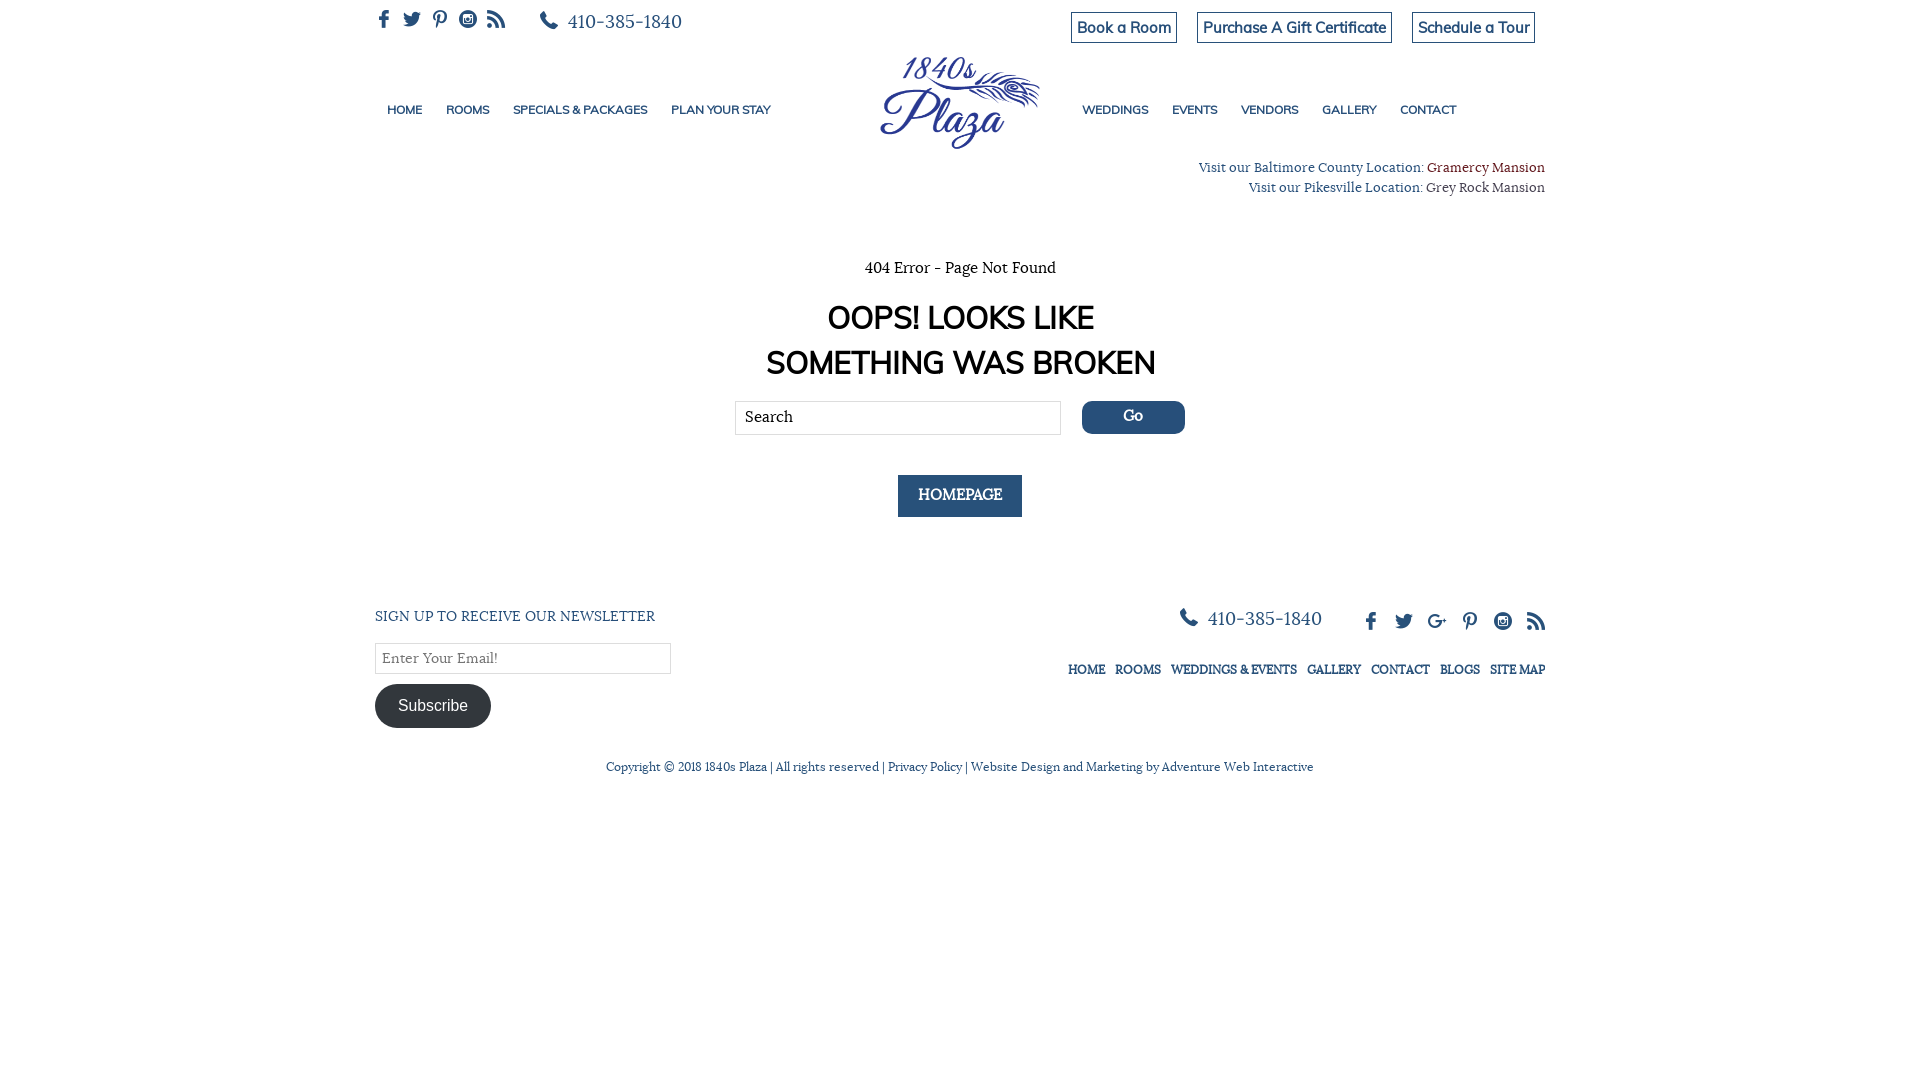  I want to click on 'CONTACT', so click(1399, 670).